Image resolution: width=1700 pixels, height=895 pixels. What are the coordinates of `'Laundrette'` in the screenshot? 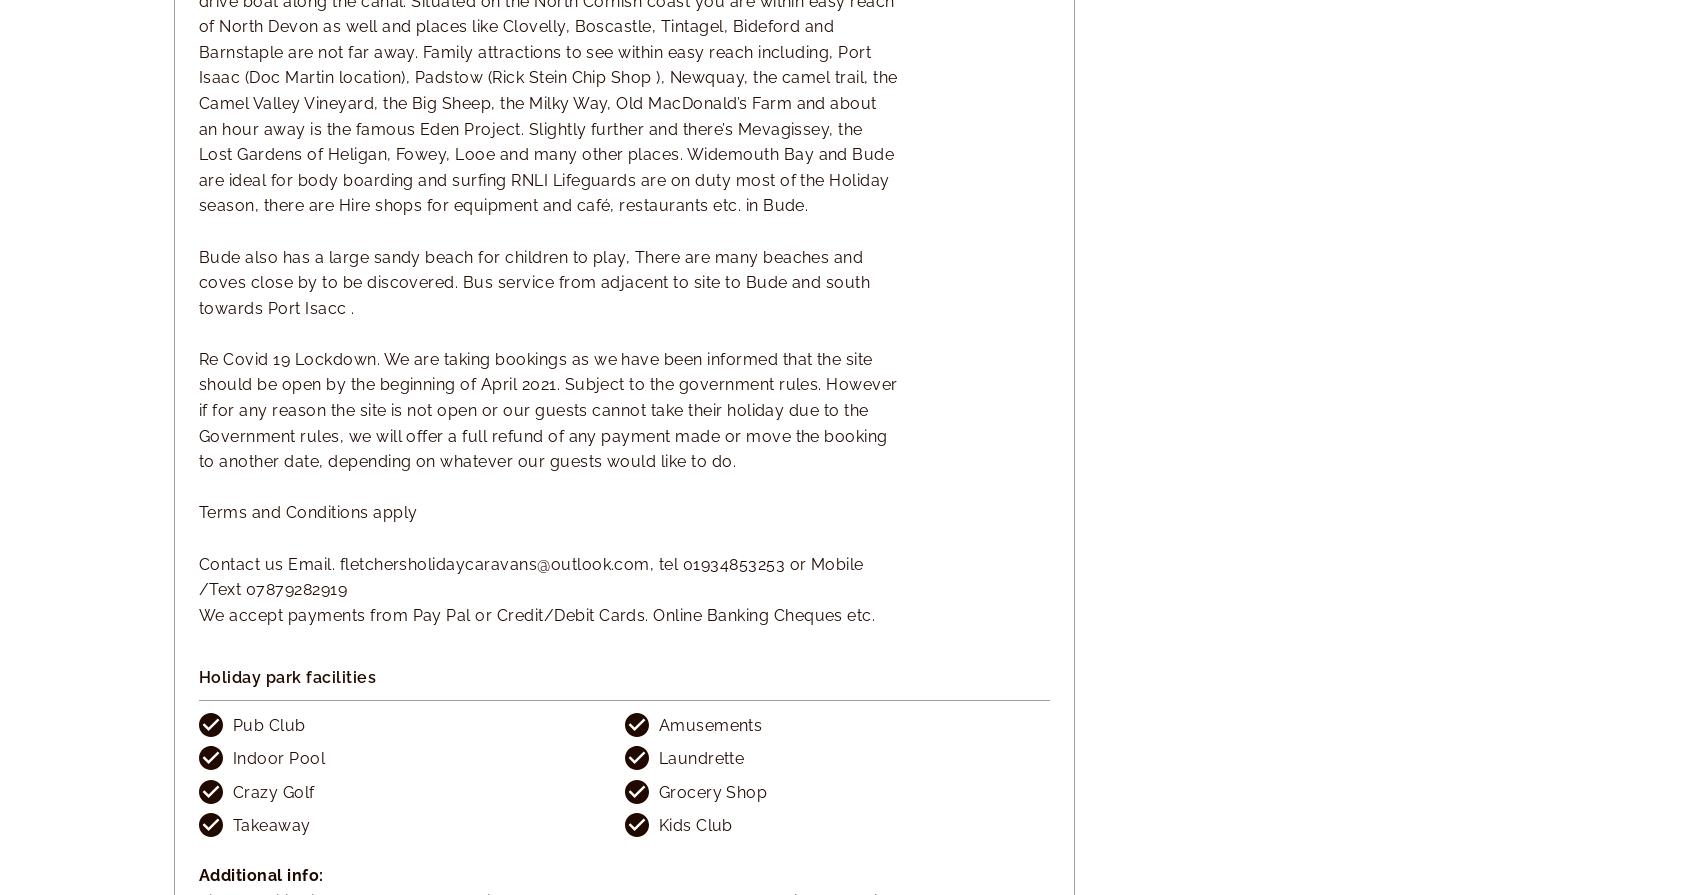 It's located at (701, 757).